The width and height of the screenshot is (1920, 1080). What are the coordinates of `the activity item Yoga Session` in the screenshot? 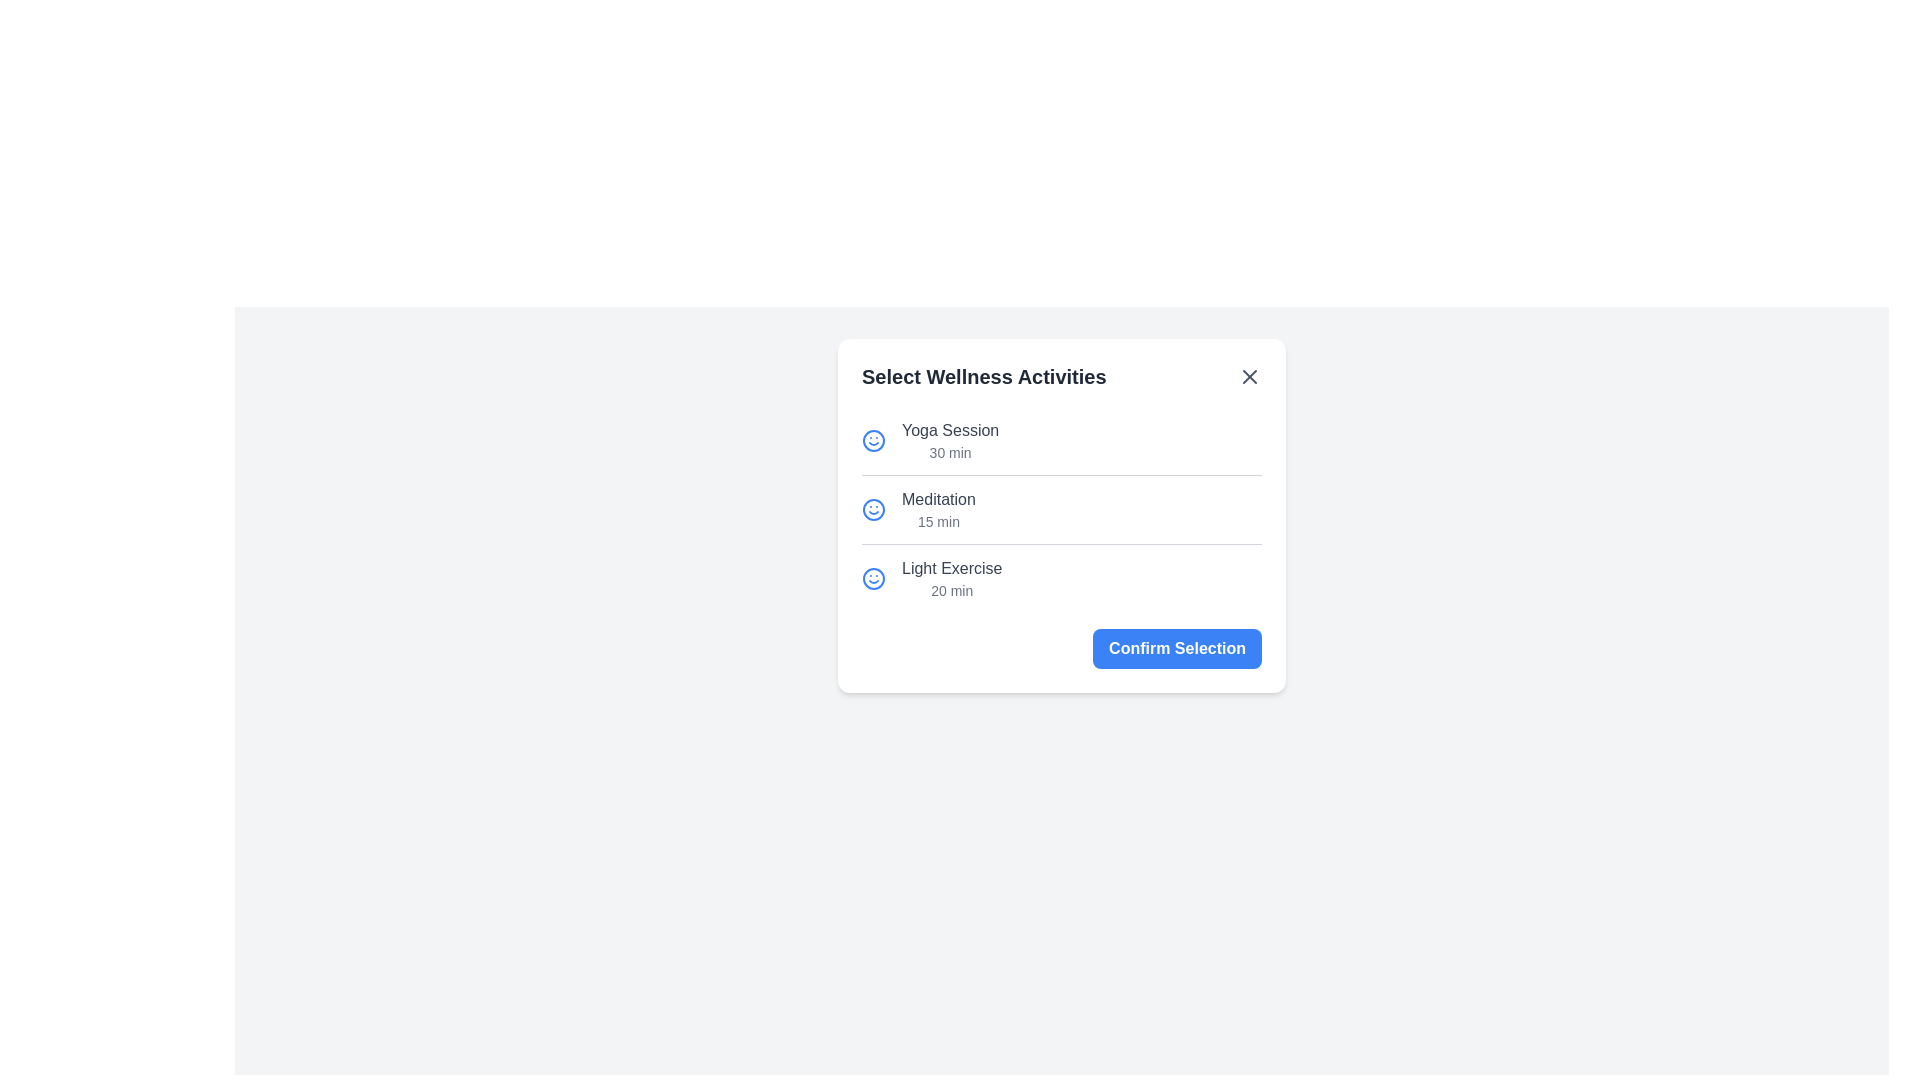 It's located at (929, 439).